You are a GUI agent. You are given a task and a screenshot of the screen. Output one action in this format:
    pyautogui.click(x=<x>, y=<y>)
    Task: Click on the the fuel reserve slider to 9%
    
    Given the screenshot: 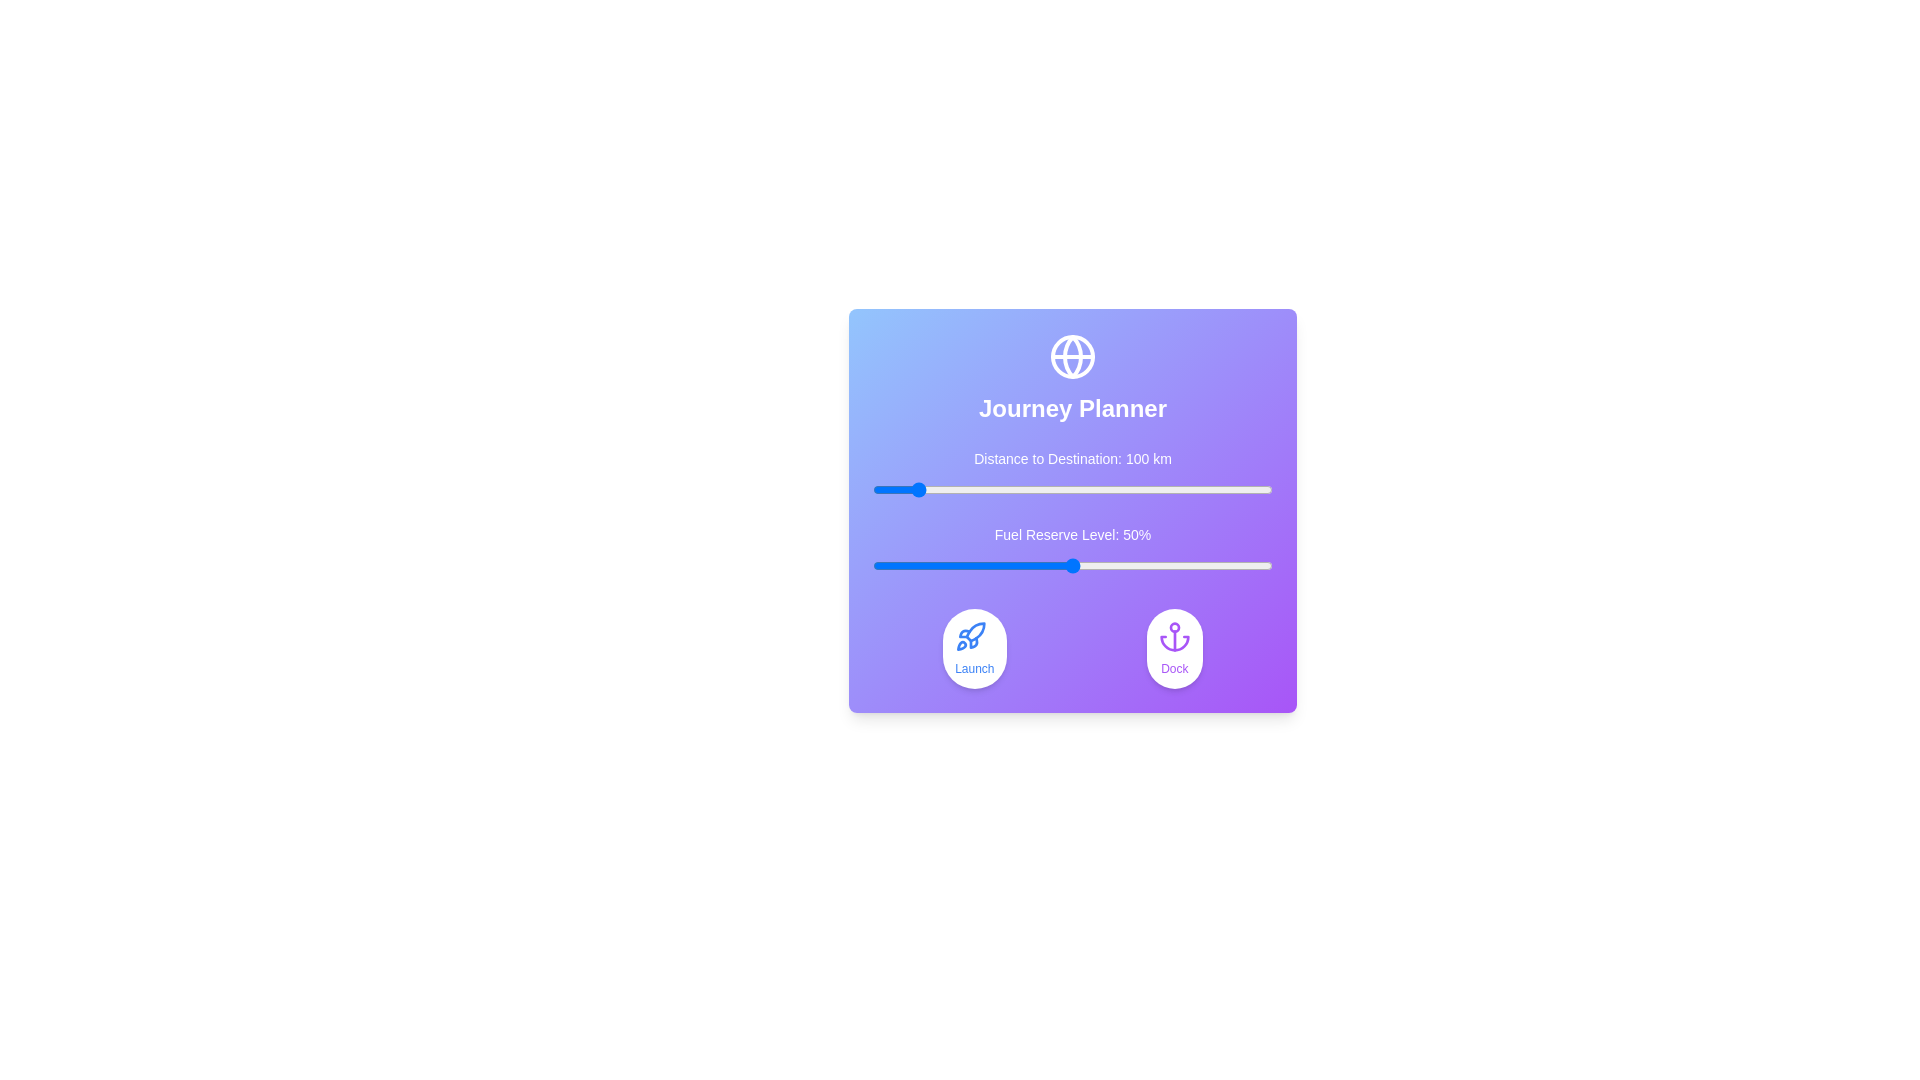 What is the action you would take?
    pyautogui.click(x=907, y=566)
    